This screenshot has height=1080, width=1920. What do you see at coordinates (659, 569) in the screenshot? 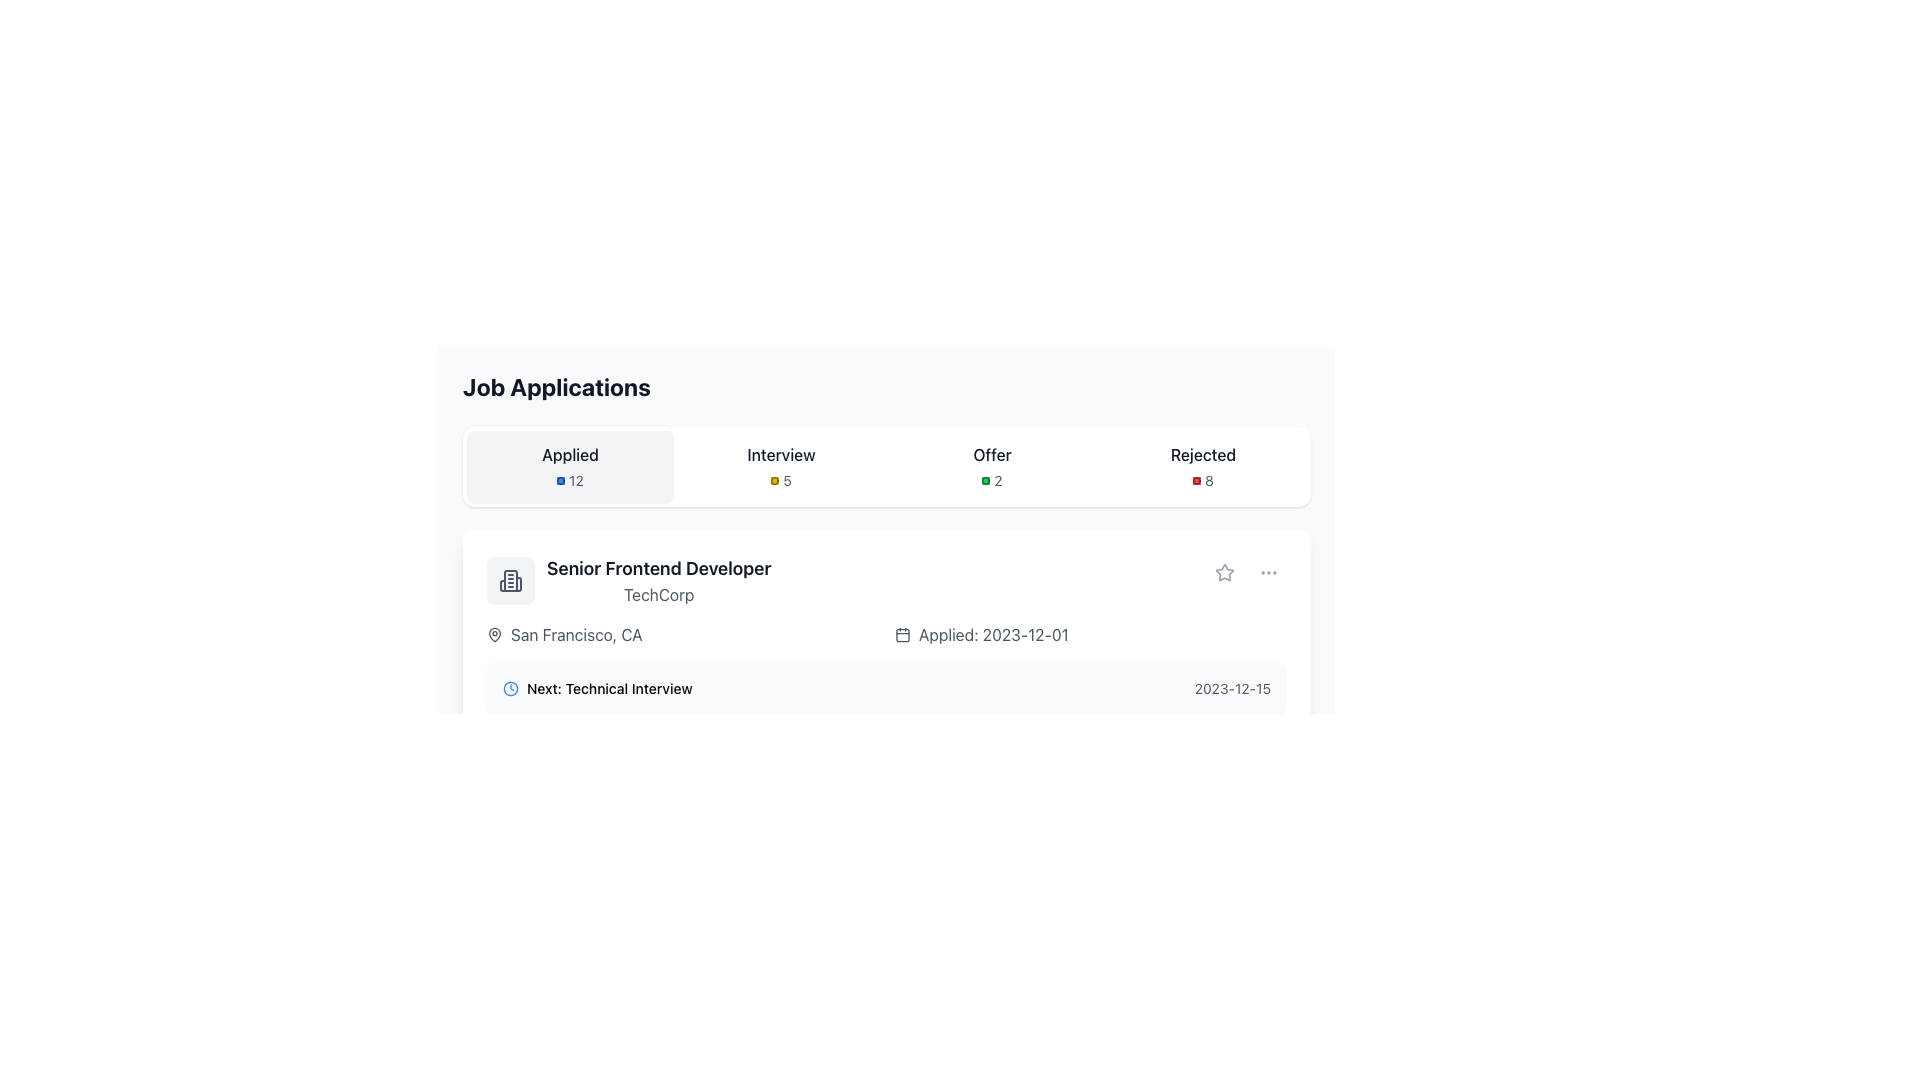
I see `job title text label displaying 'Senior Frontend Developer' located at the center of the job application card, which is positioned under the 'Job Applications' header` at bounding box center [659, 569].